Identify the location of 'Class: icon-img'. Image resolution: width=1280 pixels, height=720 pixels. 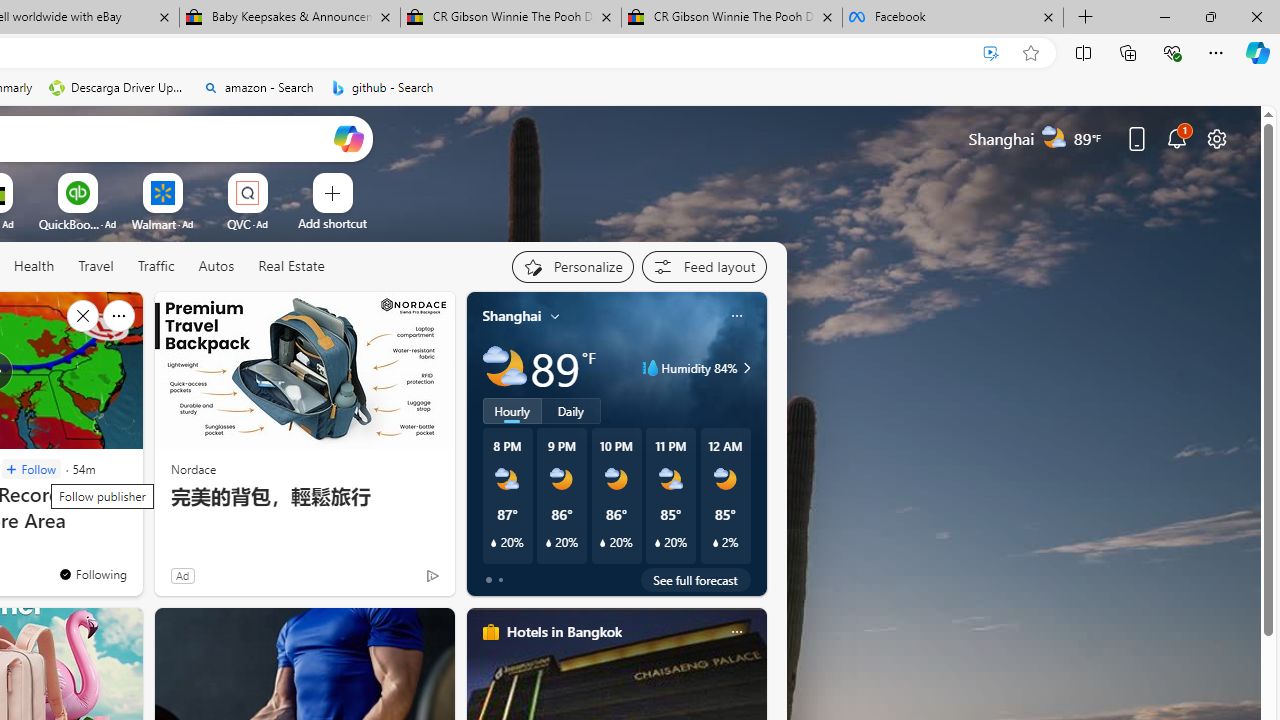
(735, 632).